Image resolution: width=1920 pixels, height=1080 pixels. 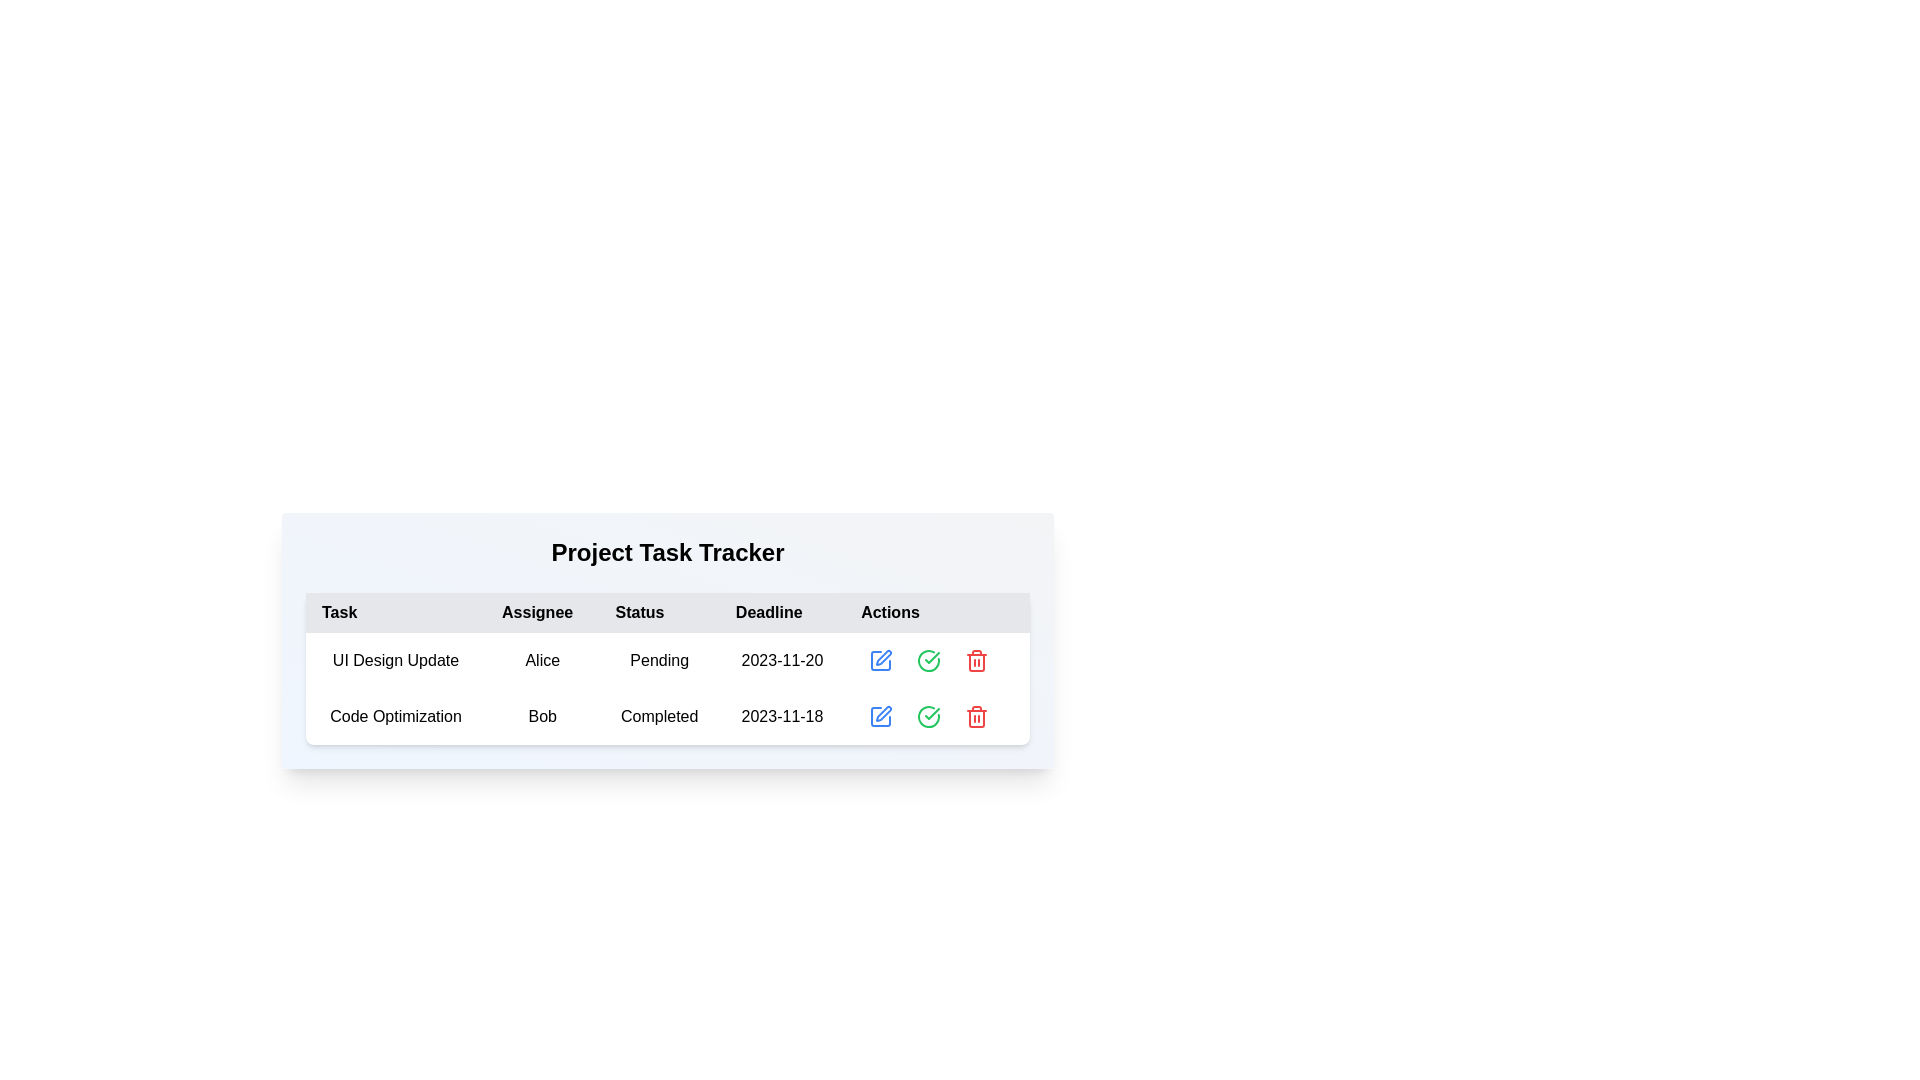 I want to click on the green checkmark icon indicating task completion for 'Code Optimization' located in the 'Actions' column of the second row in the table, so click(x=931, y=712).